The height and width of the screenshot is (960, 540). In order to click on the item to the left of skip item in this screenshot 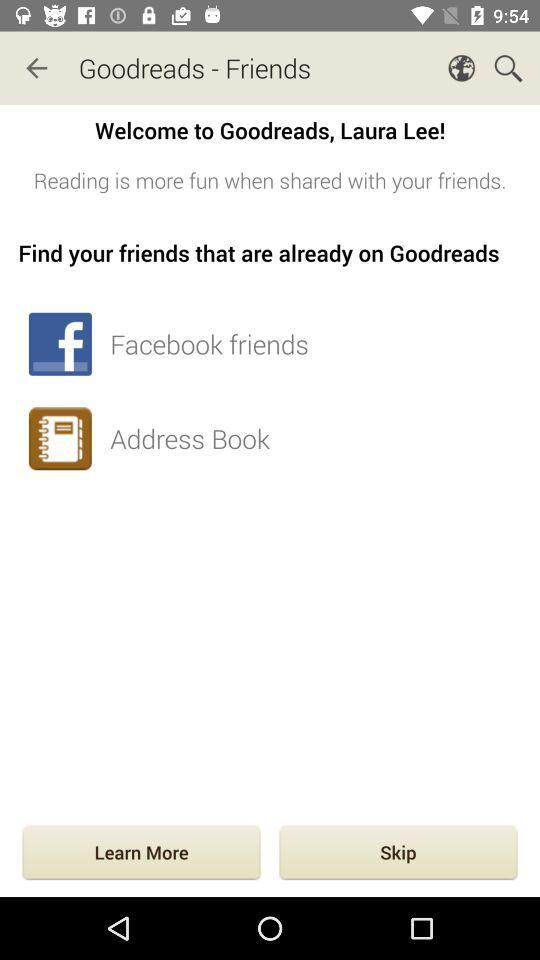, I will do `click(140, 853)`.